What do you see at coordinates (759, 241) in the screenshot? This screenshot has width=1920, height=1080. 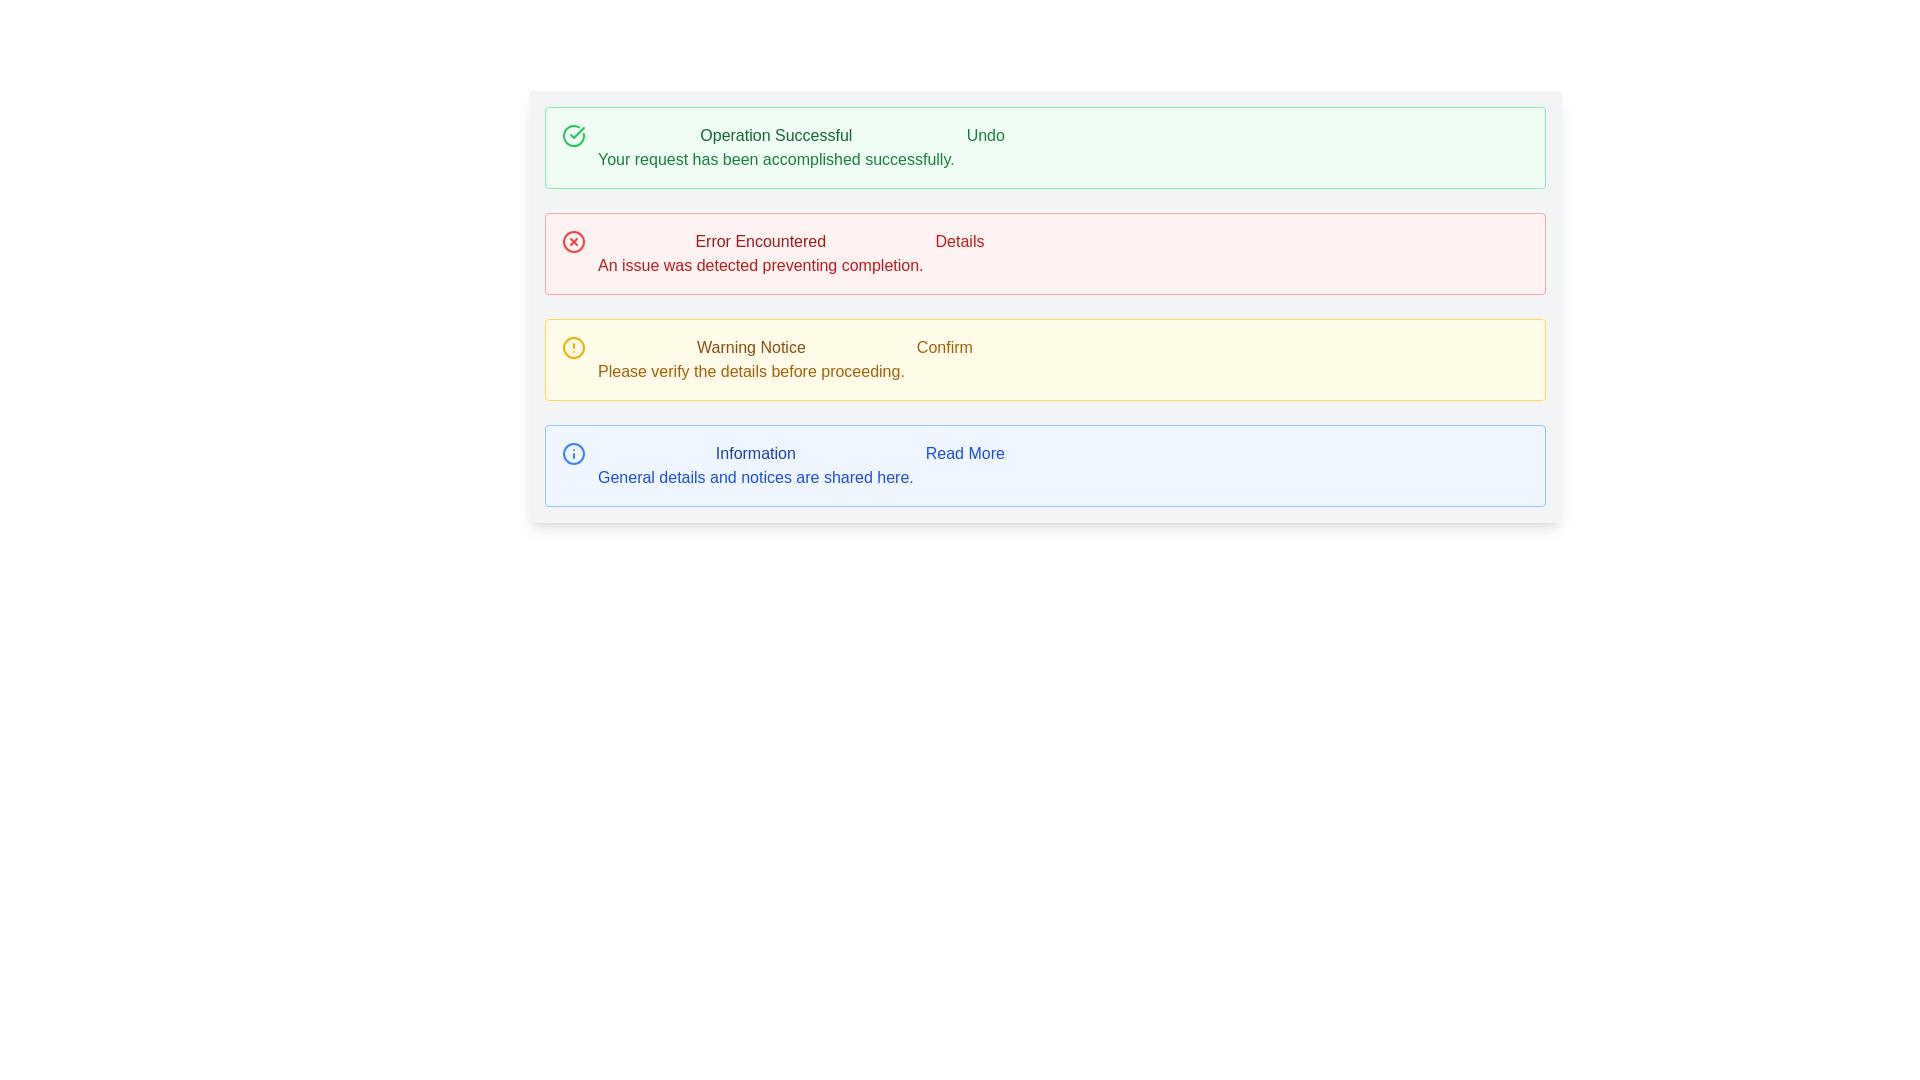 I see `text label displaying 'Error Encountered.' which is prominently styled in red within a light red background, located in the second section of the status messages layout` at bounding box center [759, 241].